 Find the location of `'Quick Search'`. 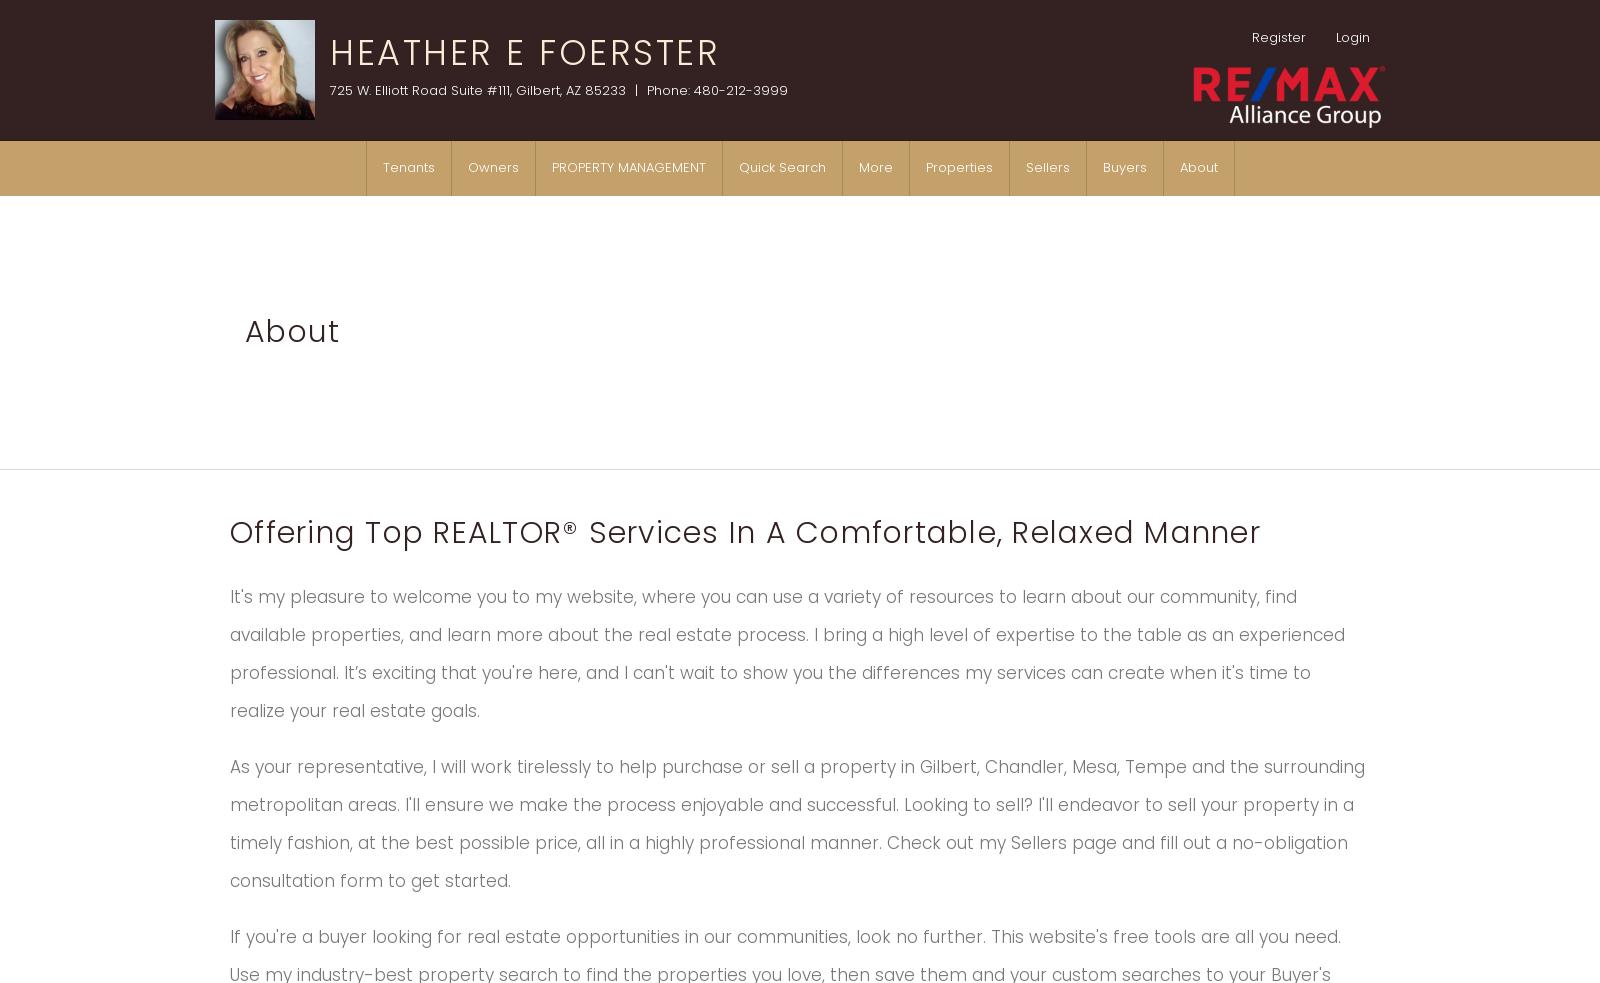

'Quick Search' is located at coordinates (781, 167).